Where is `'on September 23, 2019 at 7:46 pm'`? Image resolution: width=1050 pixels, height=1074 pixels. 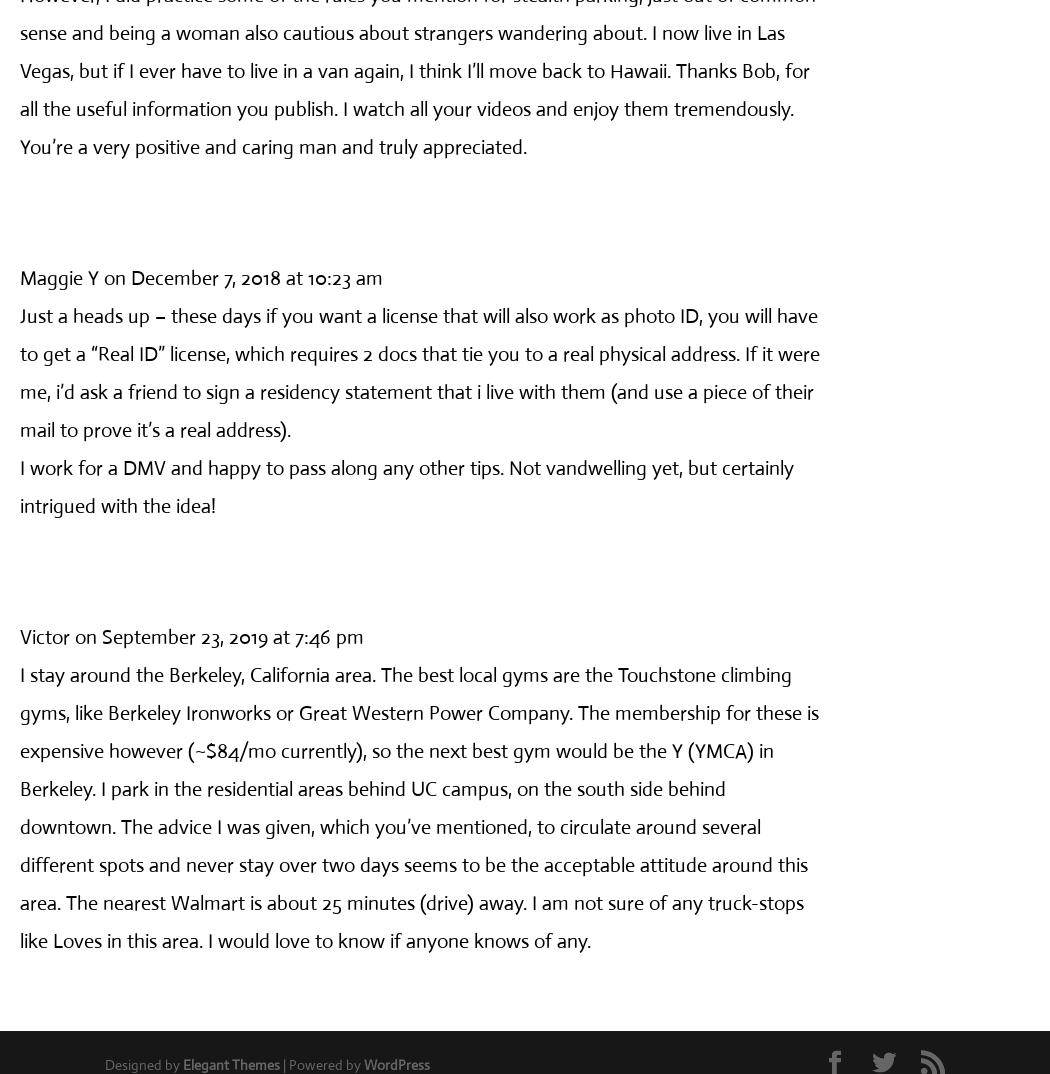
'on September 23, 2019 at 7:46 pm' is located at coordinates (218, 636).